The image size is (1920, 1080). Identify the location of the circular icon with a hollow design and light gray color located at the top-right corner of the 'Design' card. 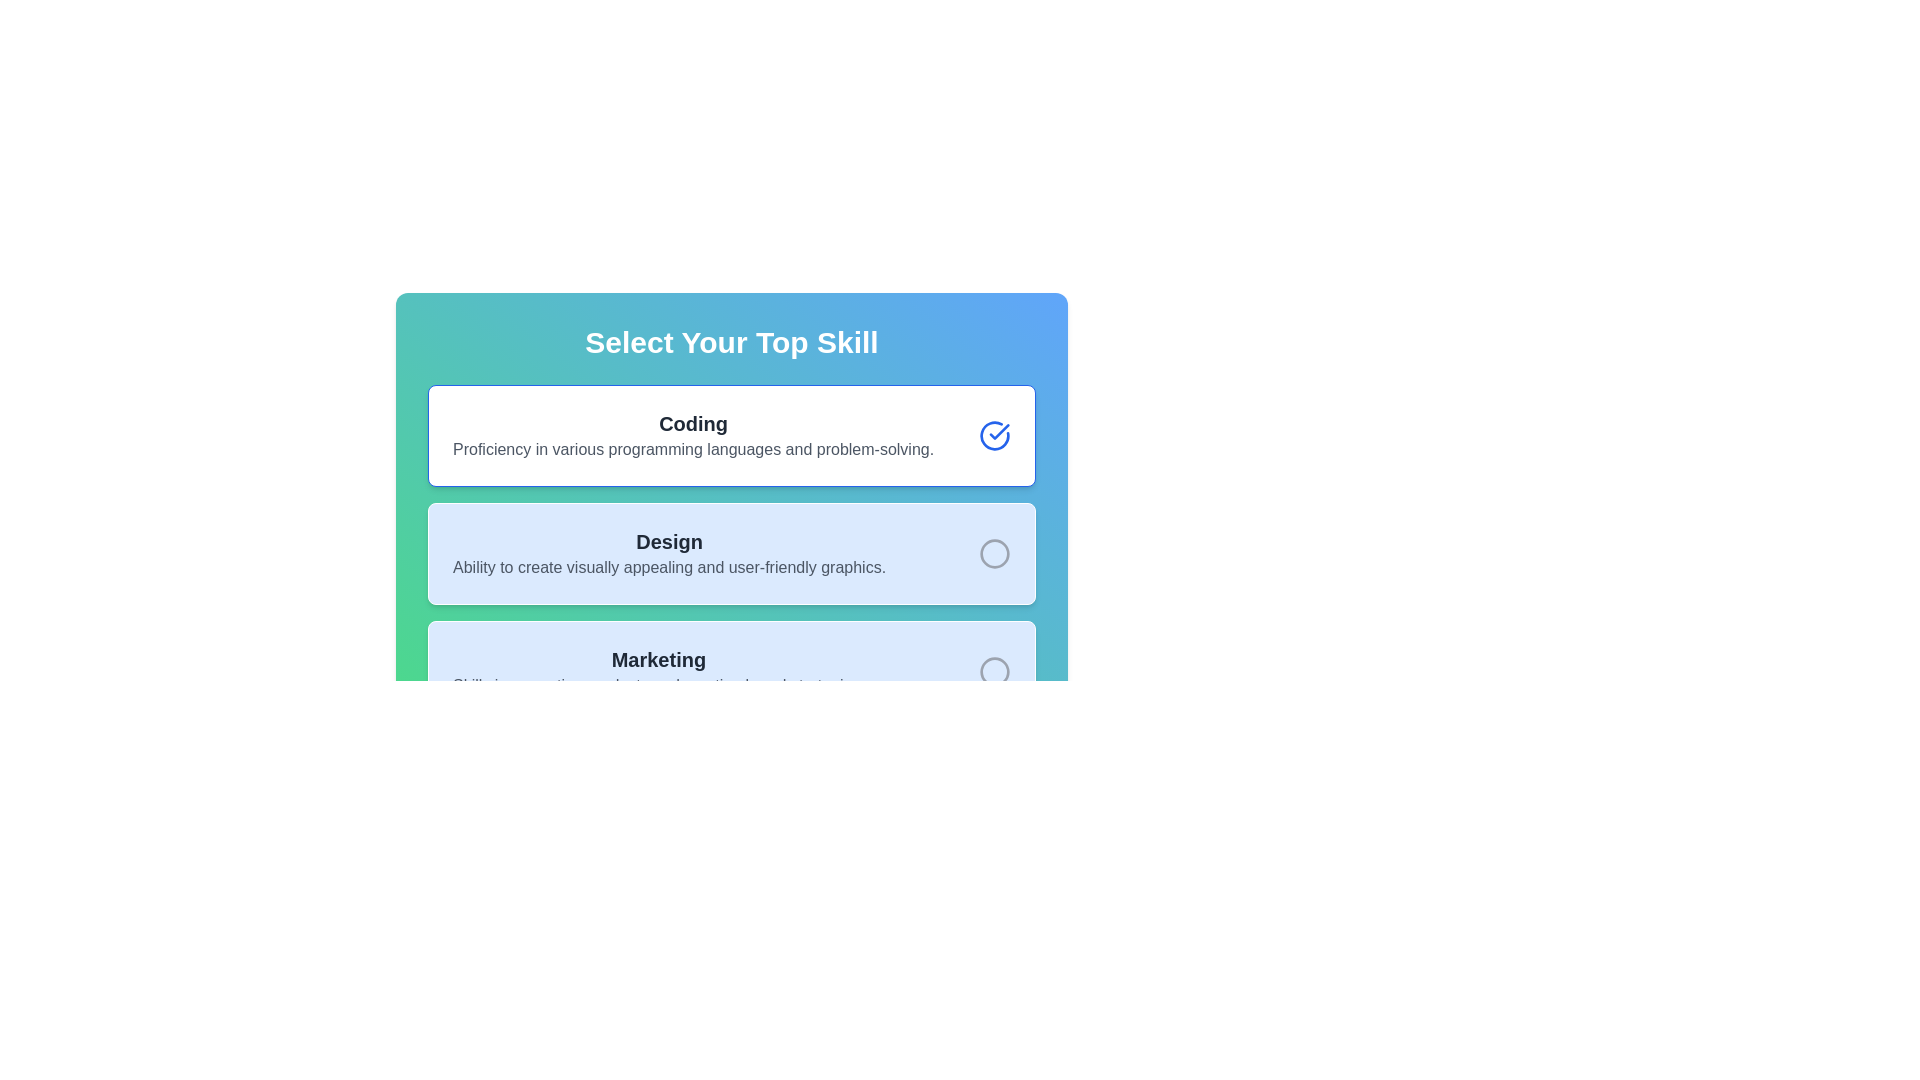
(994, 554).